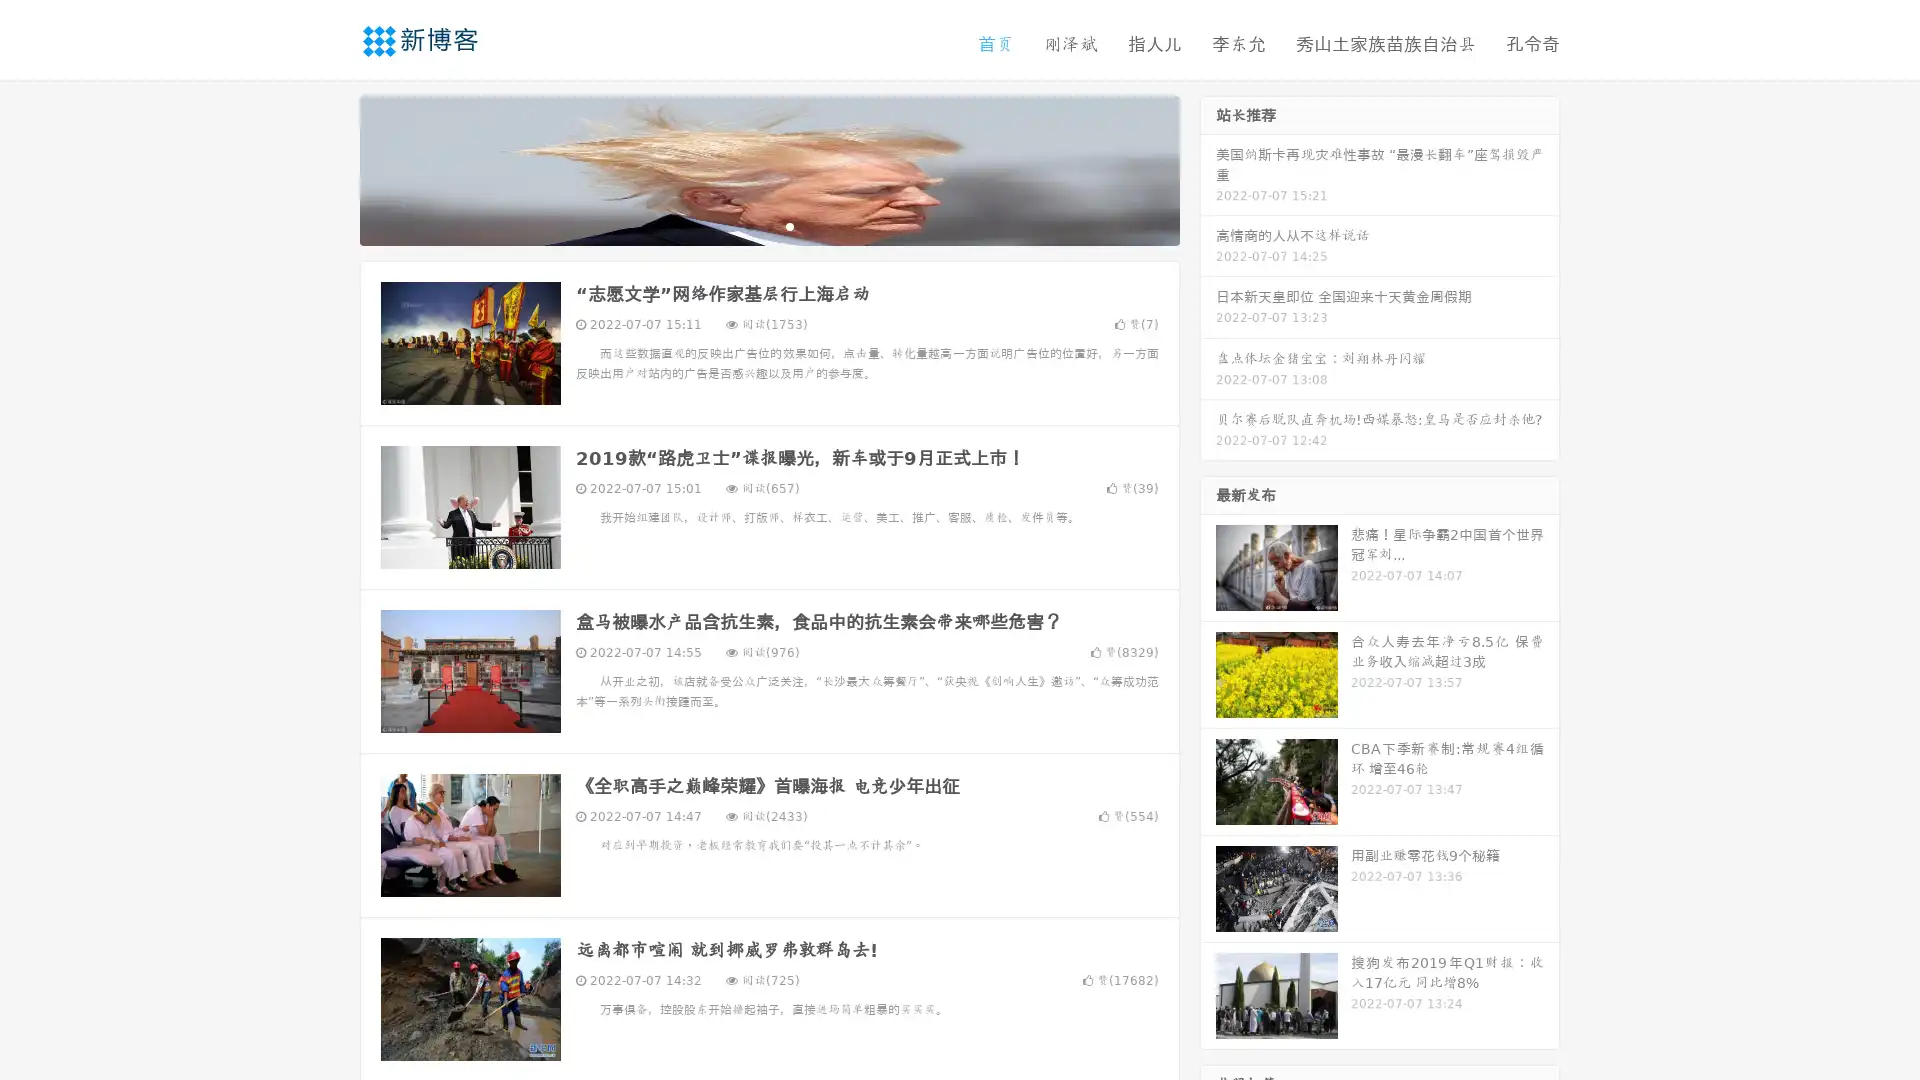 The height and width of the screenshot is (1080, 1920). I want to click on Go to slide 1, so click(748, 225).